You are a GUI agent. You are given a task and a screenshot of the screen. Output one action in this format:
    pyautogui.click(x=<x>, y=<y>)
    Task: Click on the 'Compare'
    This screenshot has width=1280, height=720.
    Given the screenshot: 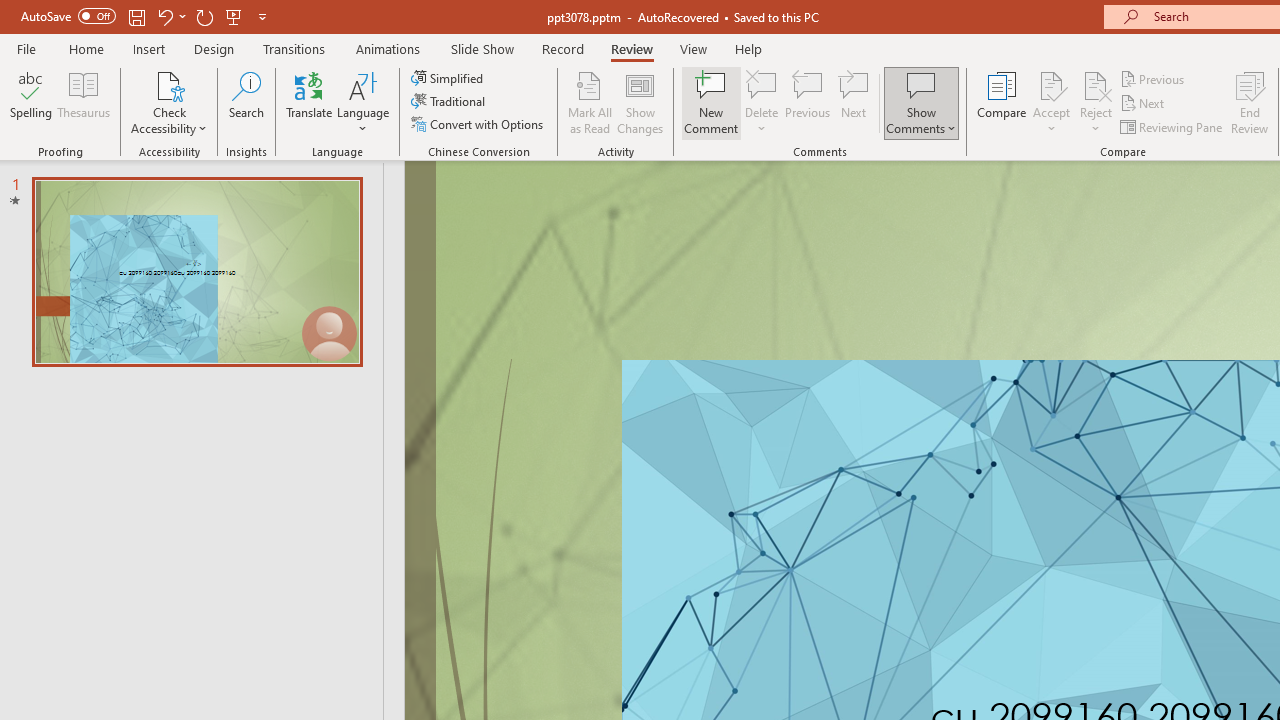 What is the action you would take?
    pyautogui.click(x=1002, y=103)
    